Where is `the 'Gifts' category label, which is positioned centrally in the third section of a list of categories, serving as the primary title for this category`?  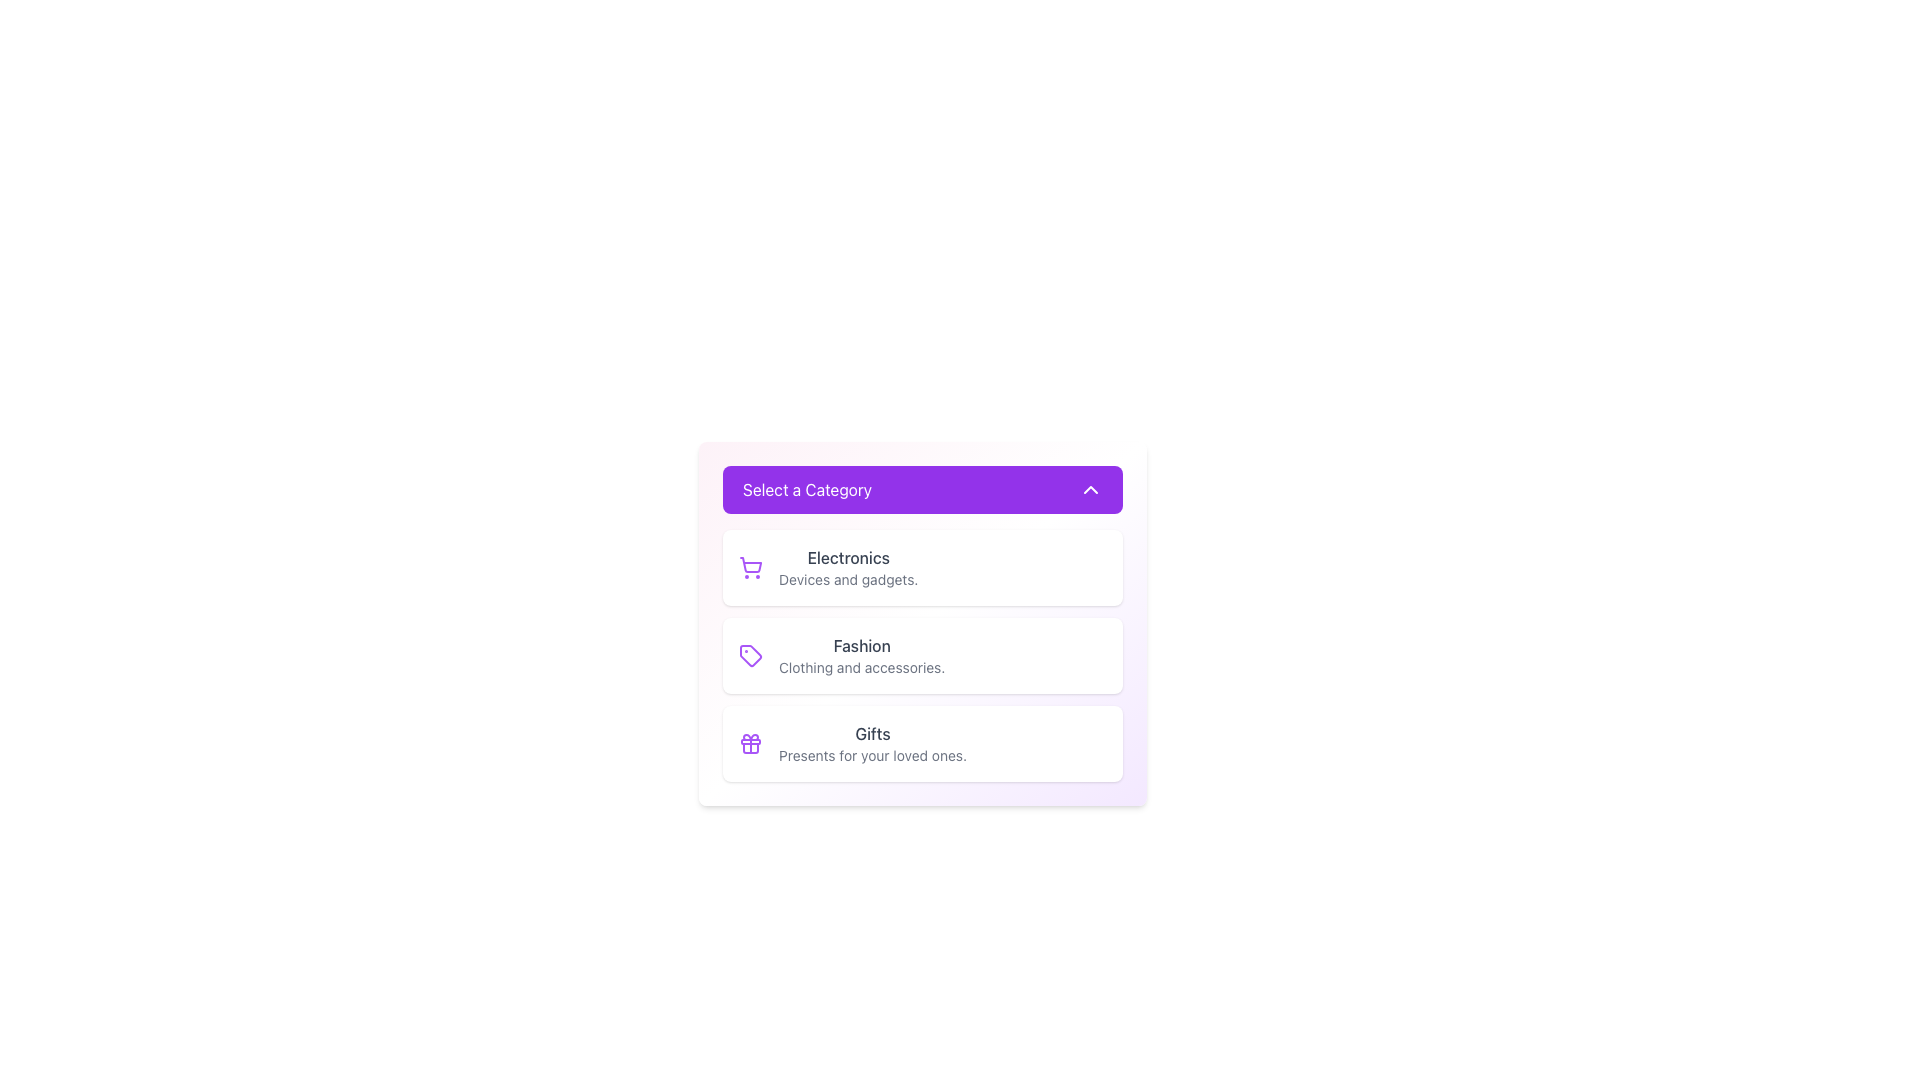 the 'Gifts' category label, which is positioned centrally in the third section of a list of categories, serving as the primary title for this category is located at coordinates (873, 733).